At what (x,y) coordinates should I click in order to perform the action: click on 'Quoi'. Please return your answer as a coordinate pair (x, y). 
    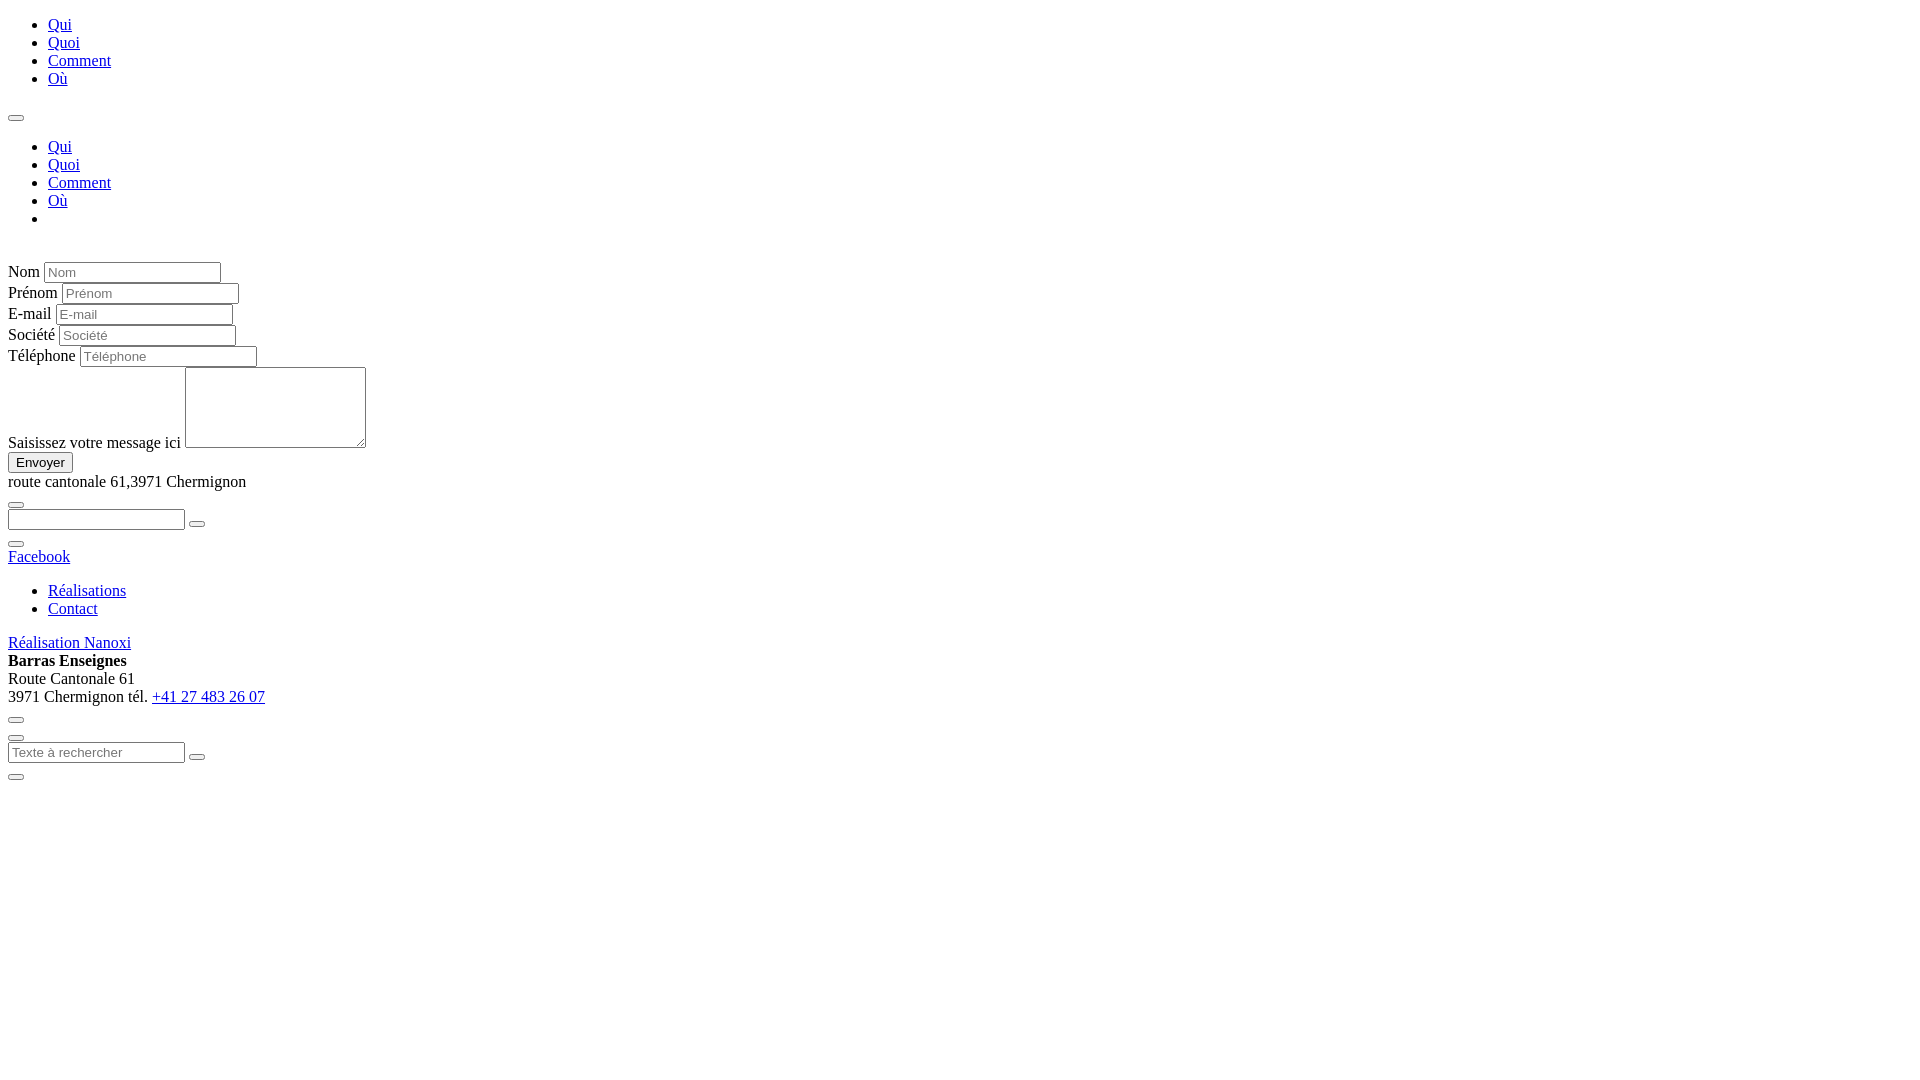
    Looking at the image, I should click on (63, 163).